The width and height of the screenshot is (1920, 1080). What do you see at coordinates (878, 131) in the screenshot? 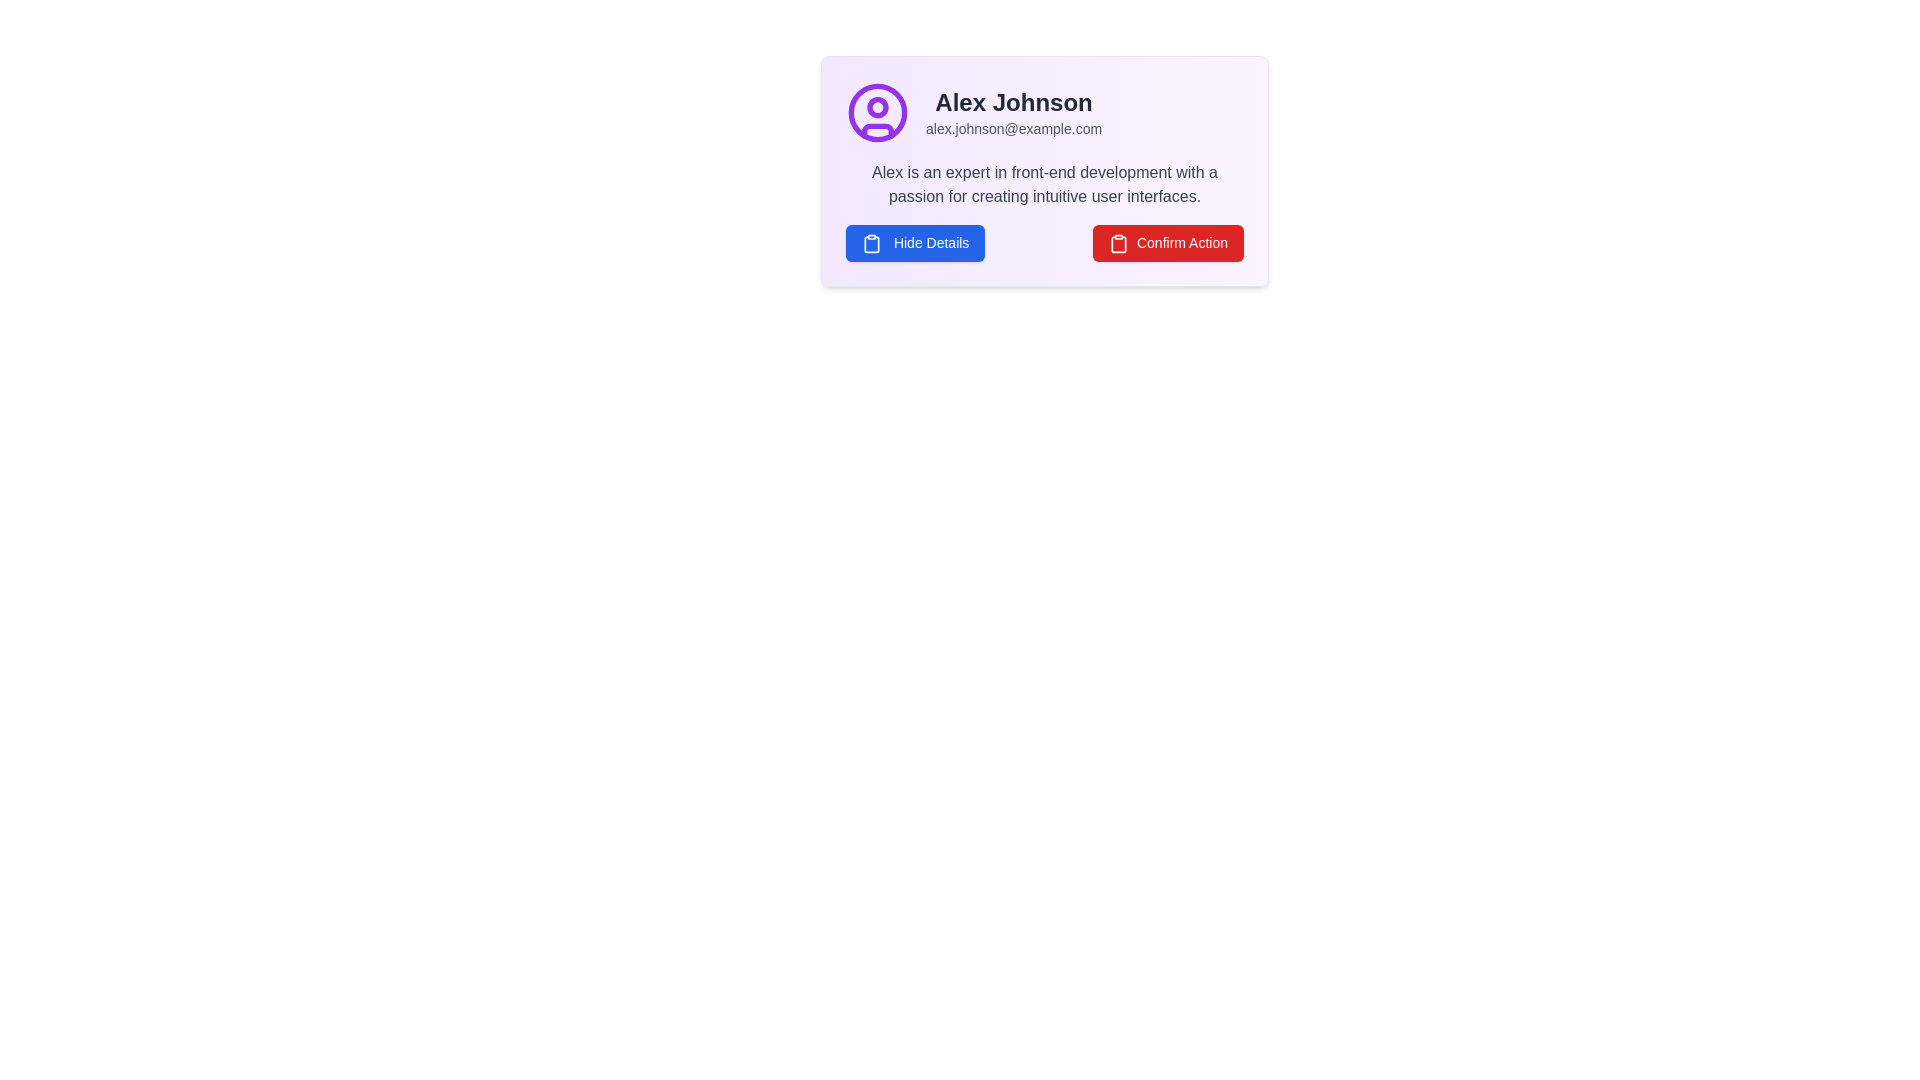
I see `the bold curved line or arc representing the shoulders of the user profile icon, which is located below the circular outline and to the left of the user's name` at bounding box center [878, 131].